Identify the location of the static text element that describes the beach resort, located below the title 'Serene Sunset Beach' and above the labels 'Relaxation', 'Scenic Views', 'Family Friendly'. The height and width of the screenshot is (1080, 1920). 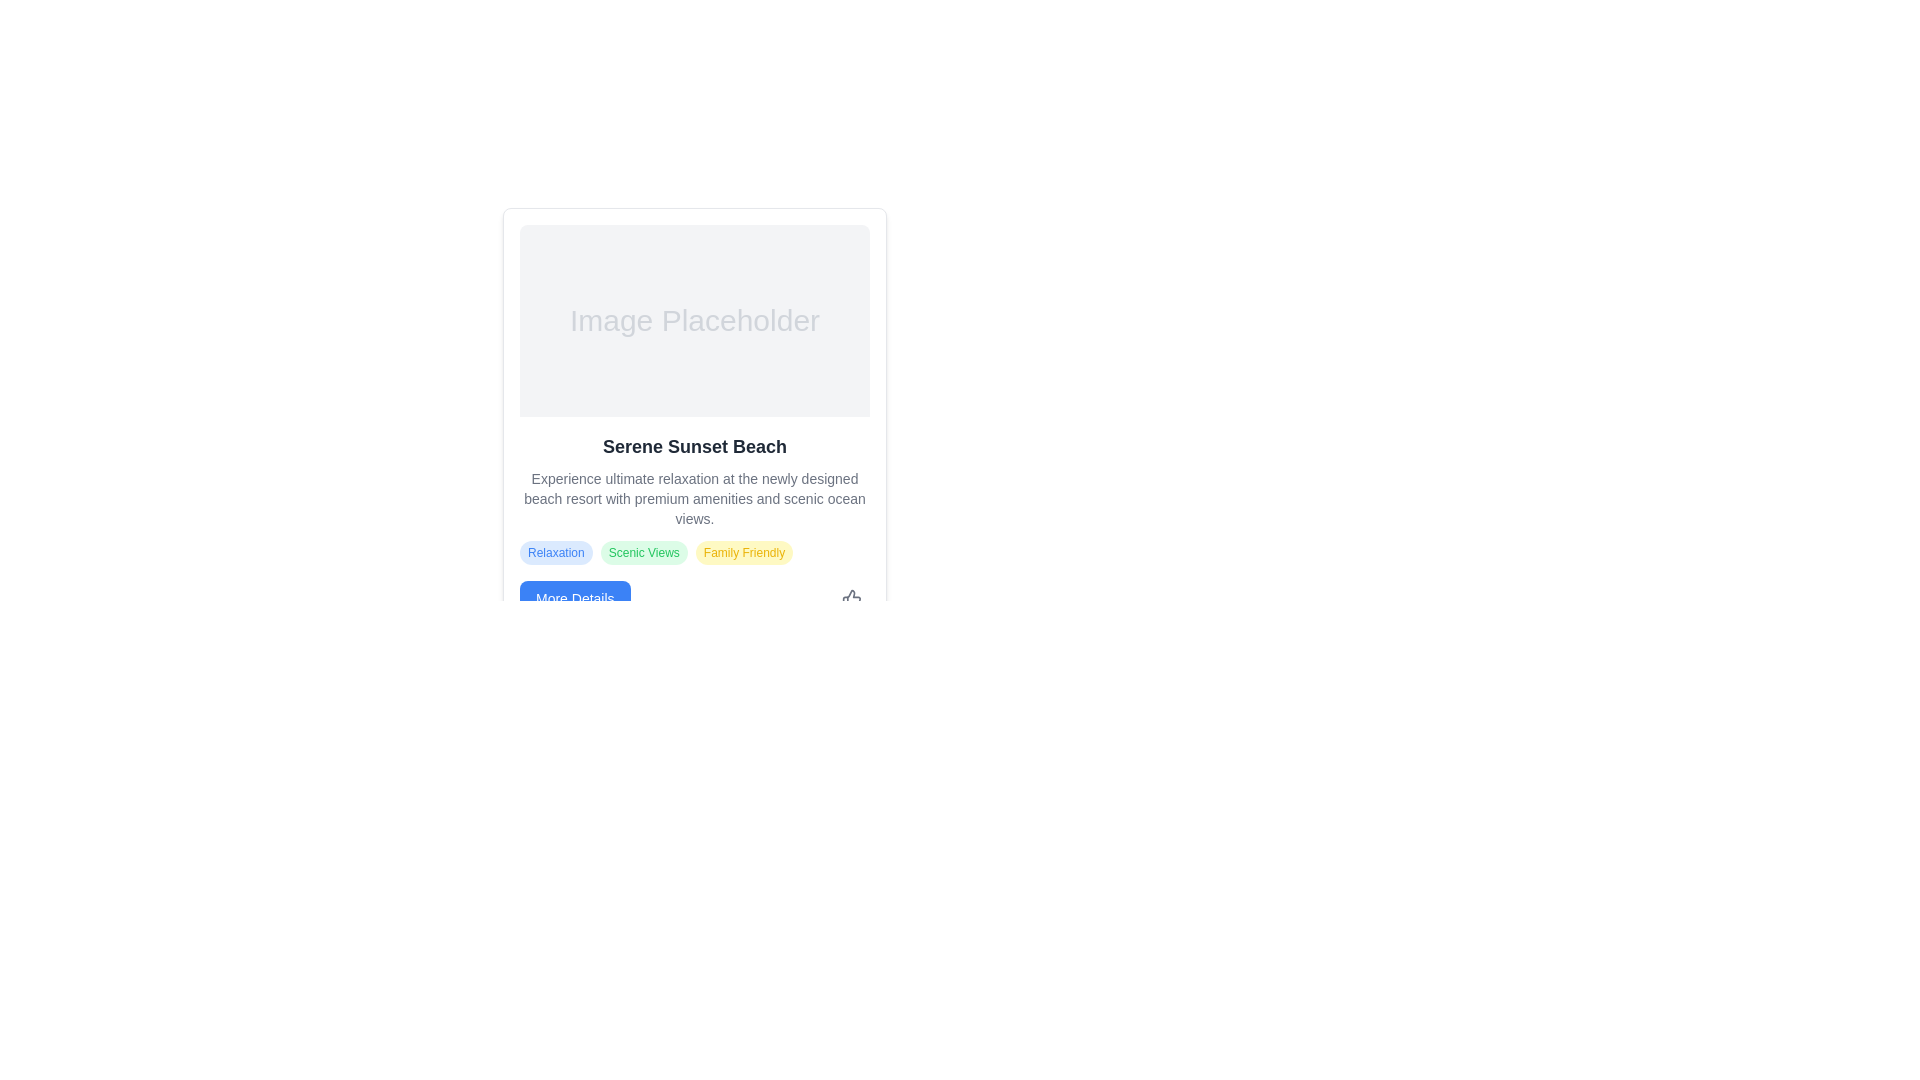
(695, 497).